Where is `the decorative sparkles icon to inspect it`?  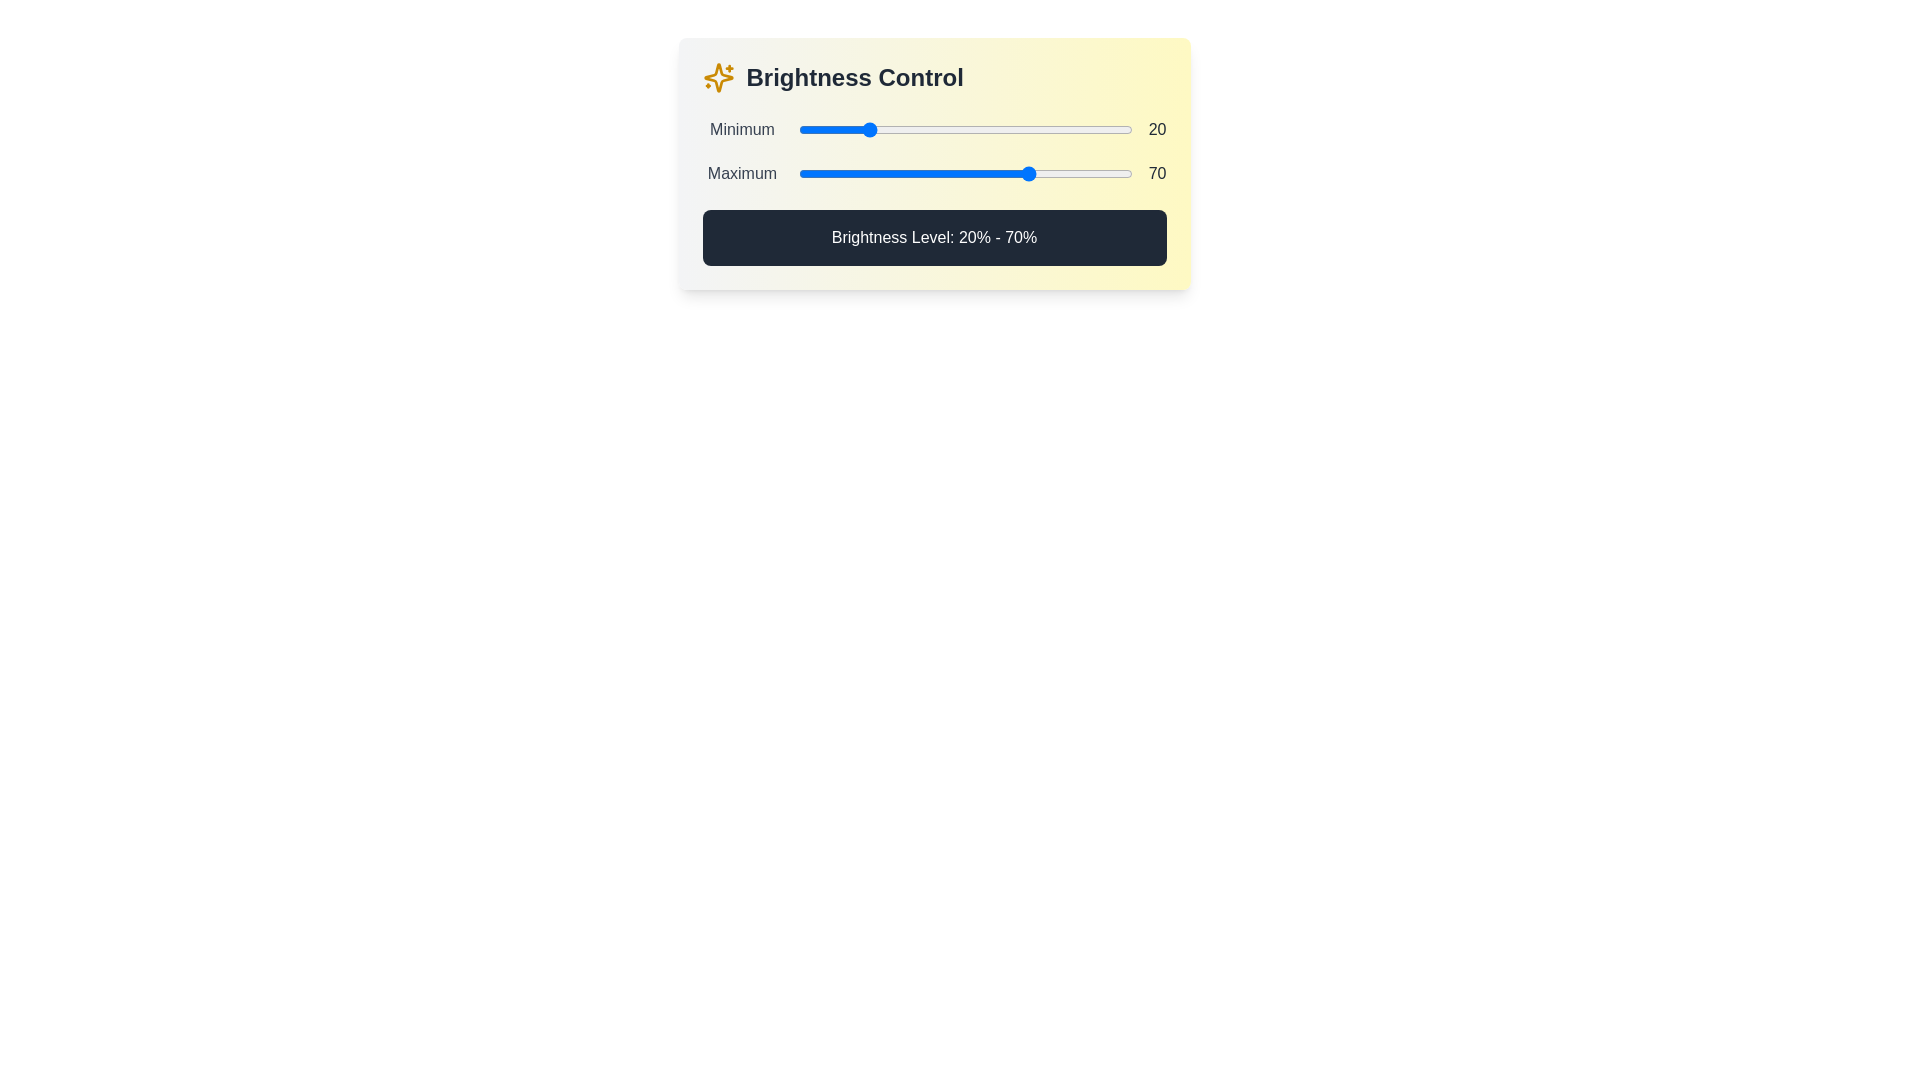 the decorative sparkles icon to inspect it is located at coordinates (718, 76).